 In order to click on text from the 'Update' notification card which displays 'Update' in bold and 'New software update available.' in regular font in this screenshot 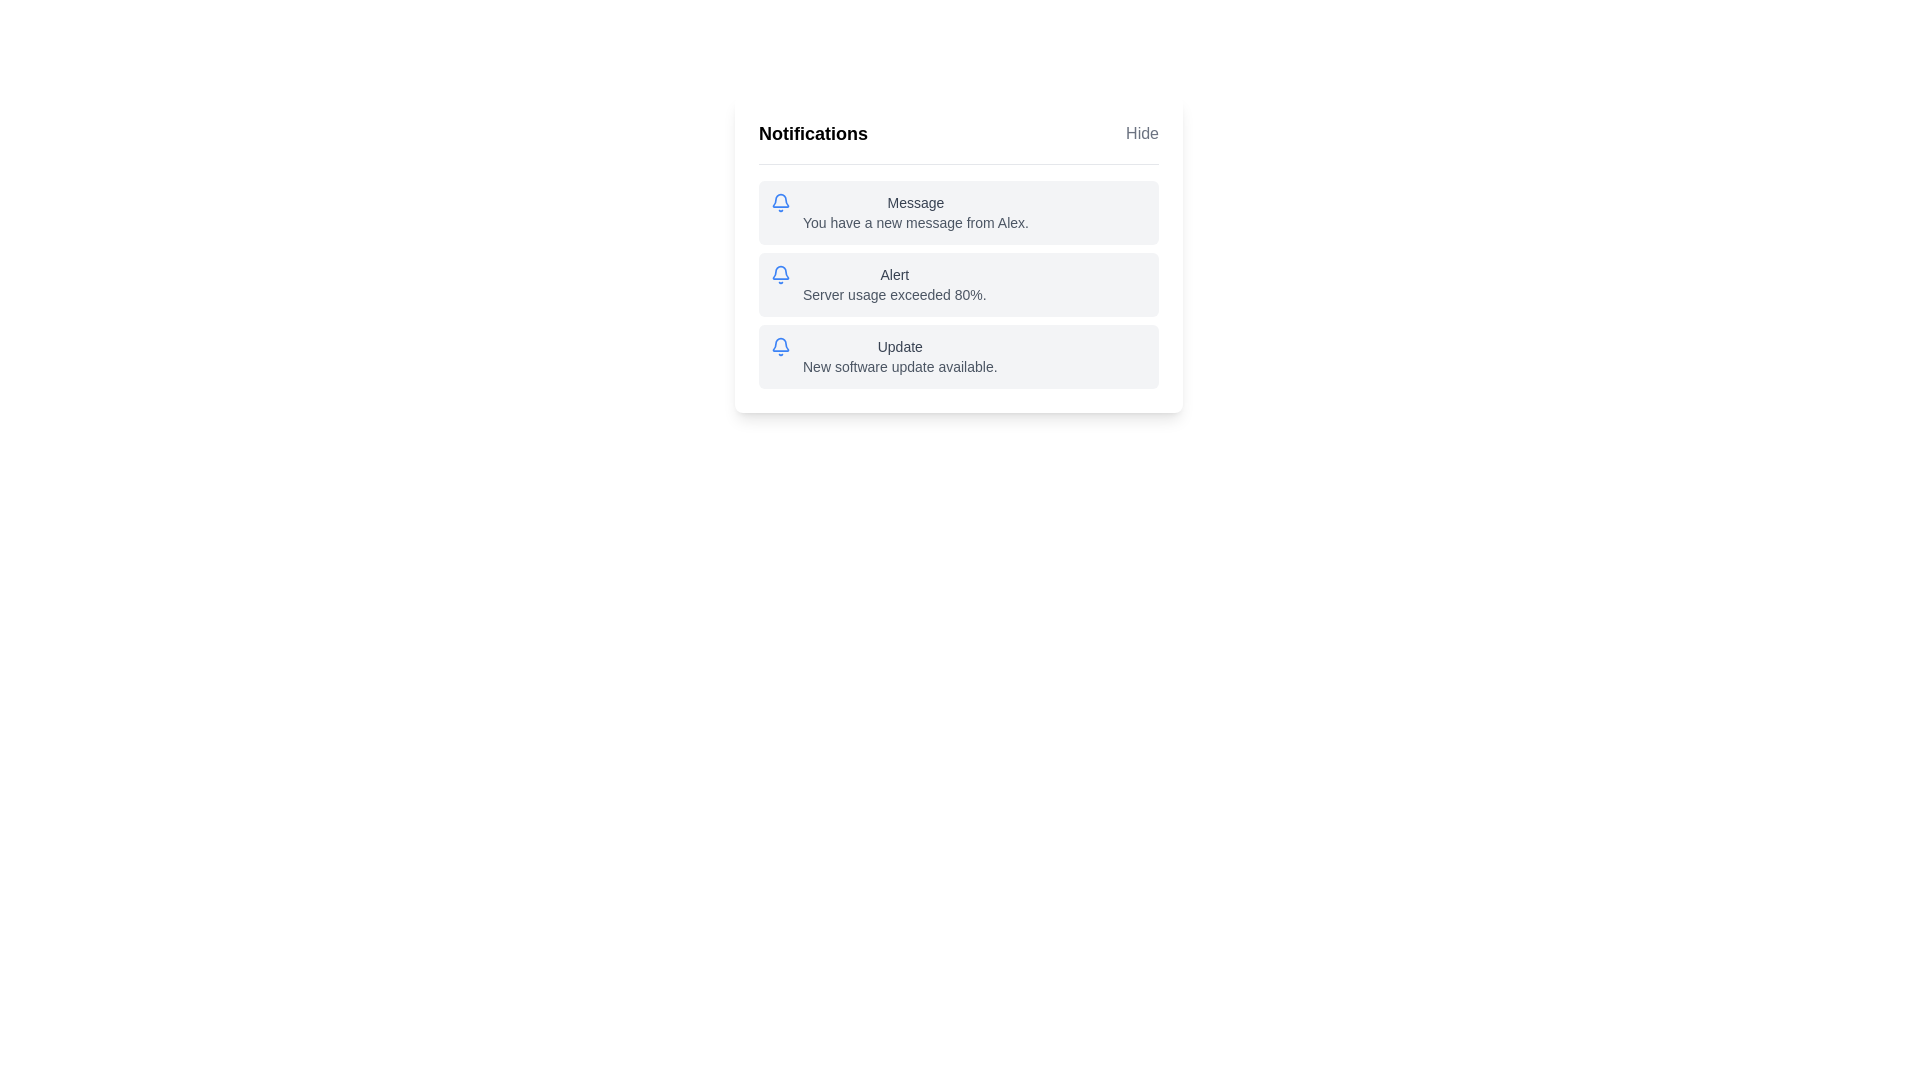, I will do `click(899, 356)`.